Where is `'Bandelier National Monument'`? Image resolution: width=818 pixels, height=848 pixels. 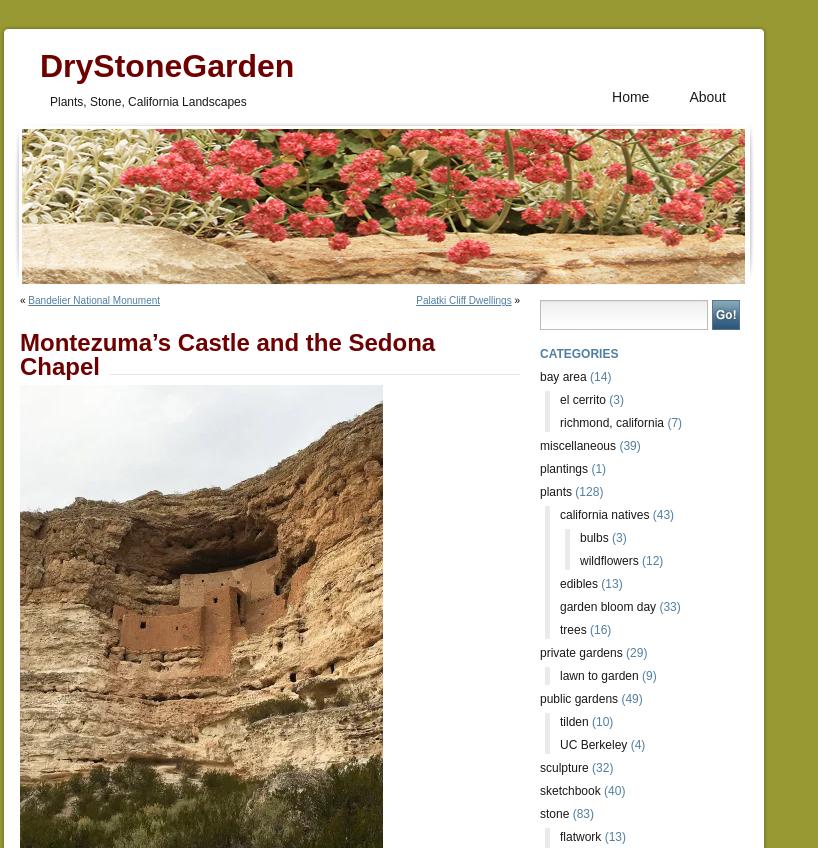
'Bandelier National Monument' is located at coordinates (93, 300).